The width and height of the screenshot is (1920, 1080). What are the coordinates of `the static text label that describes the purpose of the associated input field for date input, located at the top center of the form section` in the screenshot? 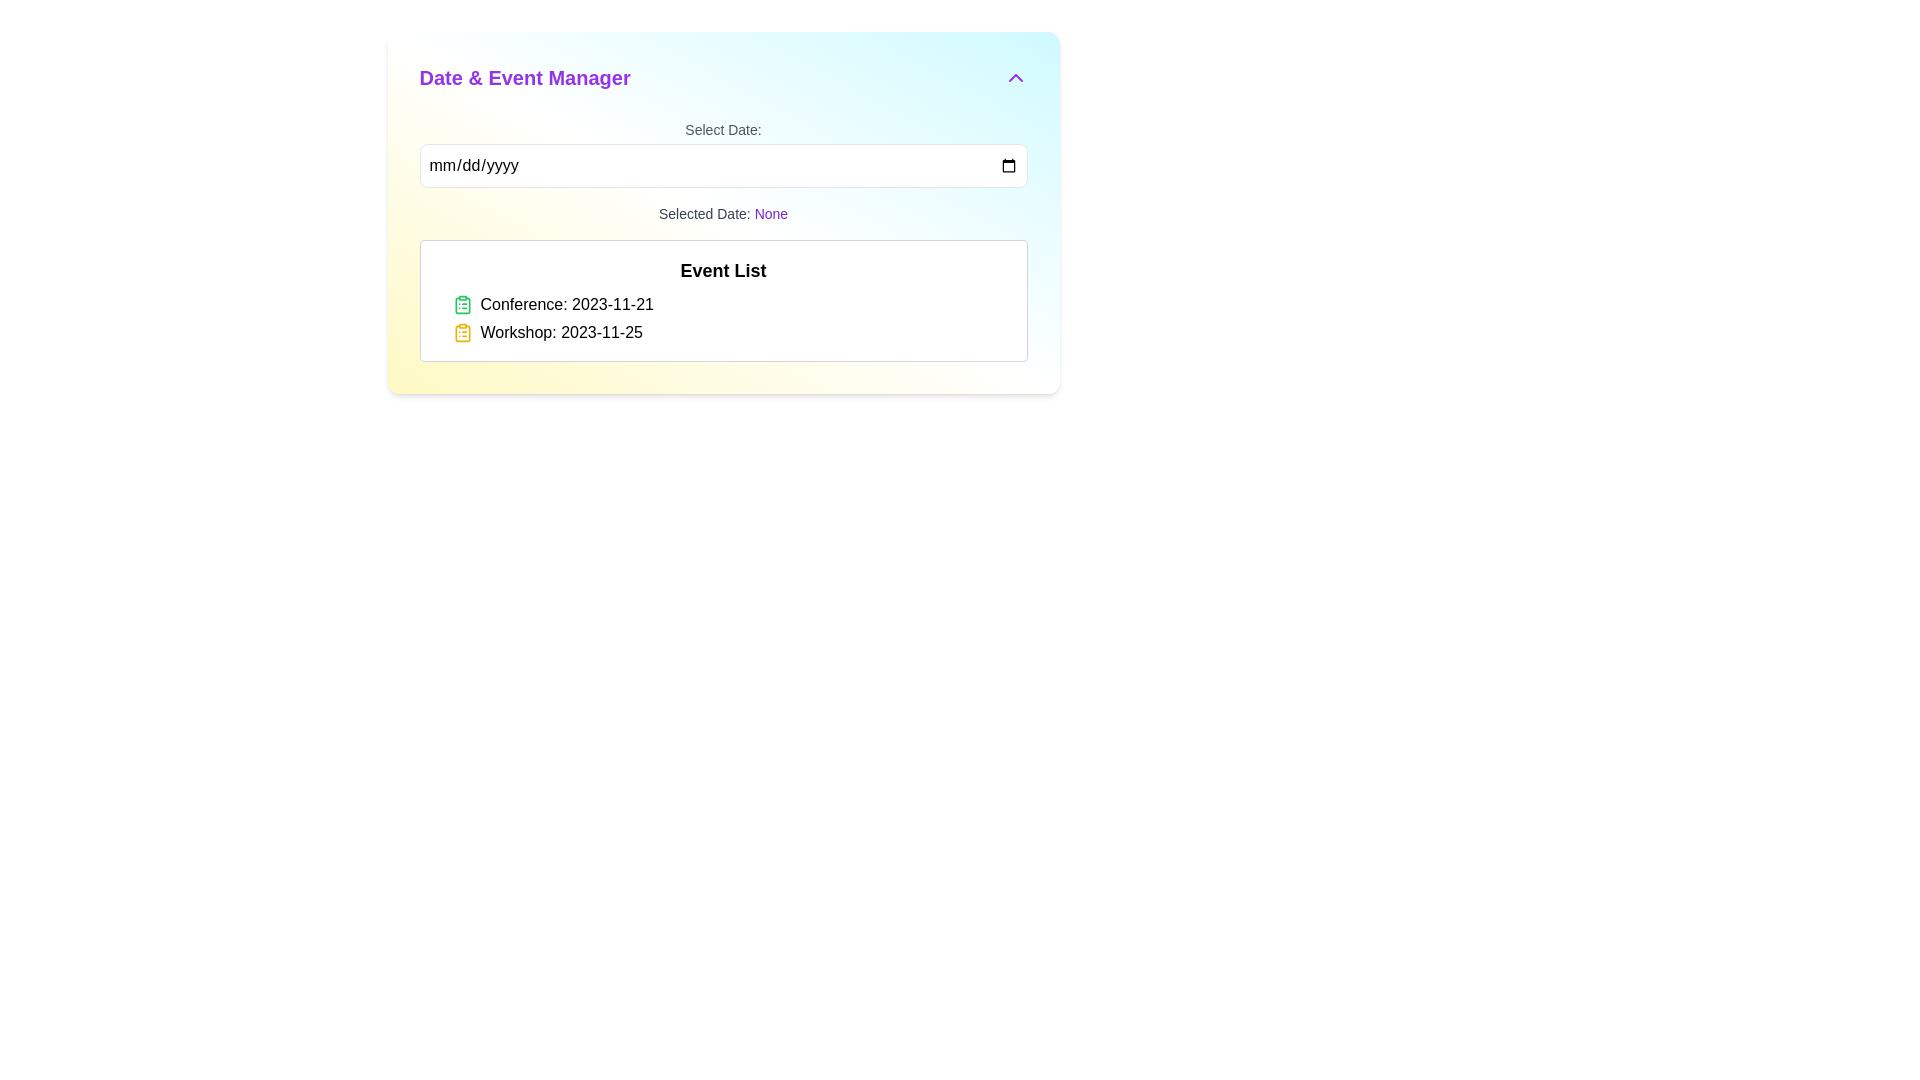 It's located at (722, 130).